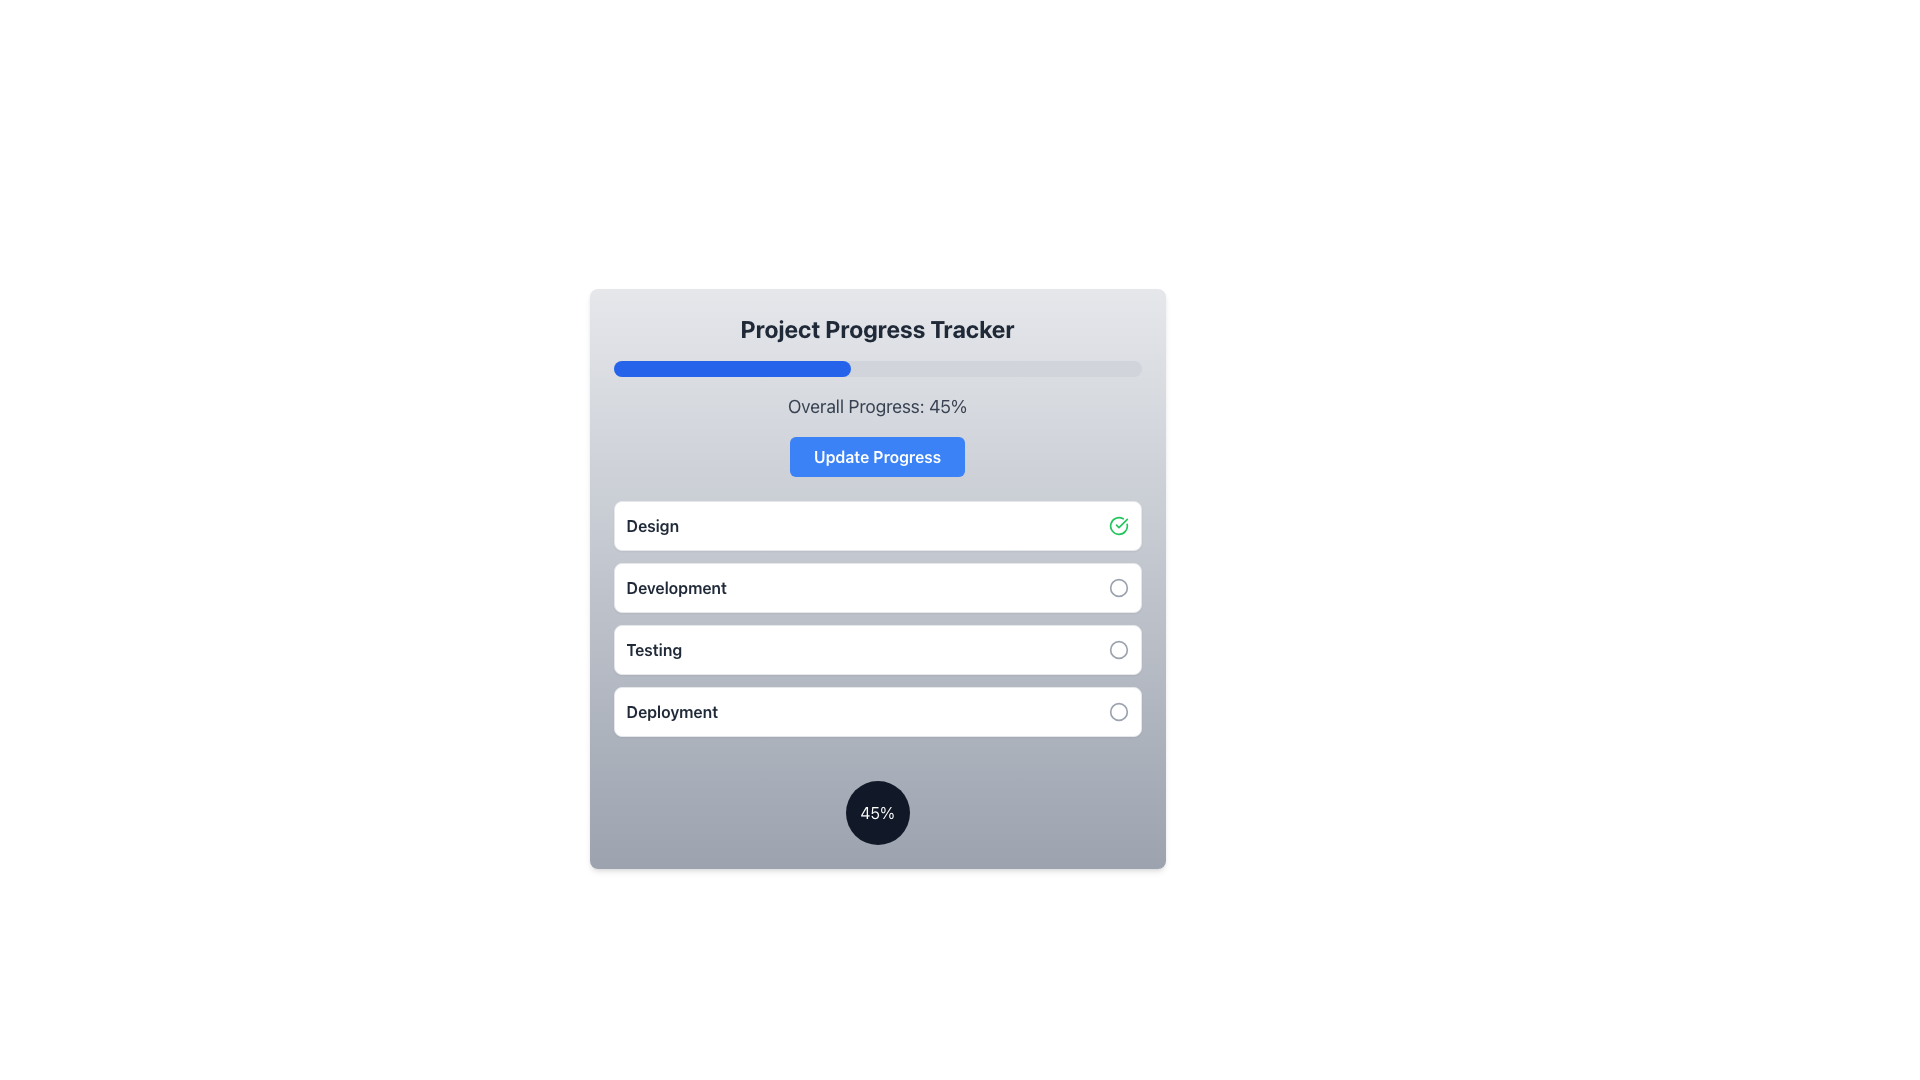 This screenshot has width=1920, height=1080. I want to click on the SVG Circle icon, which is a gray circular ring located to the right of the 'Development' label, associated with the second task in the task list, so click(1117, 586).